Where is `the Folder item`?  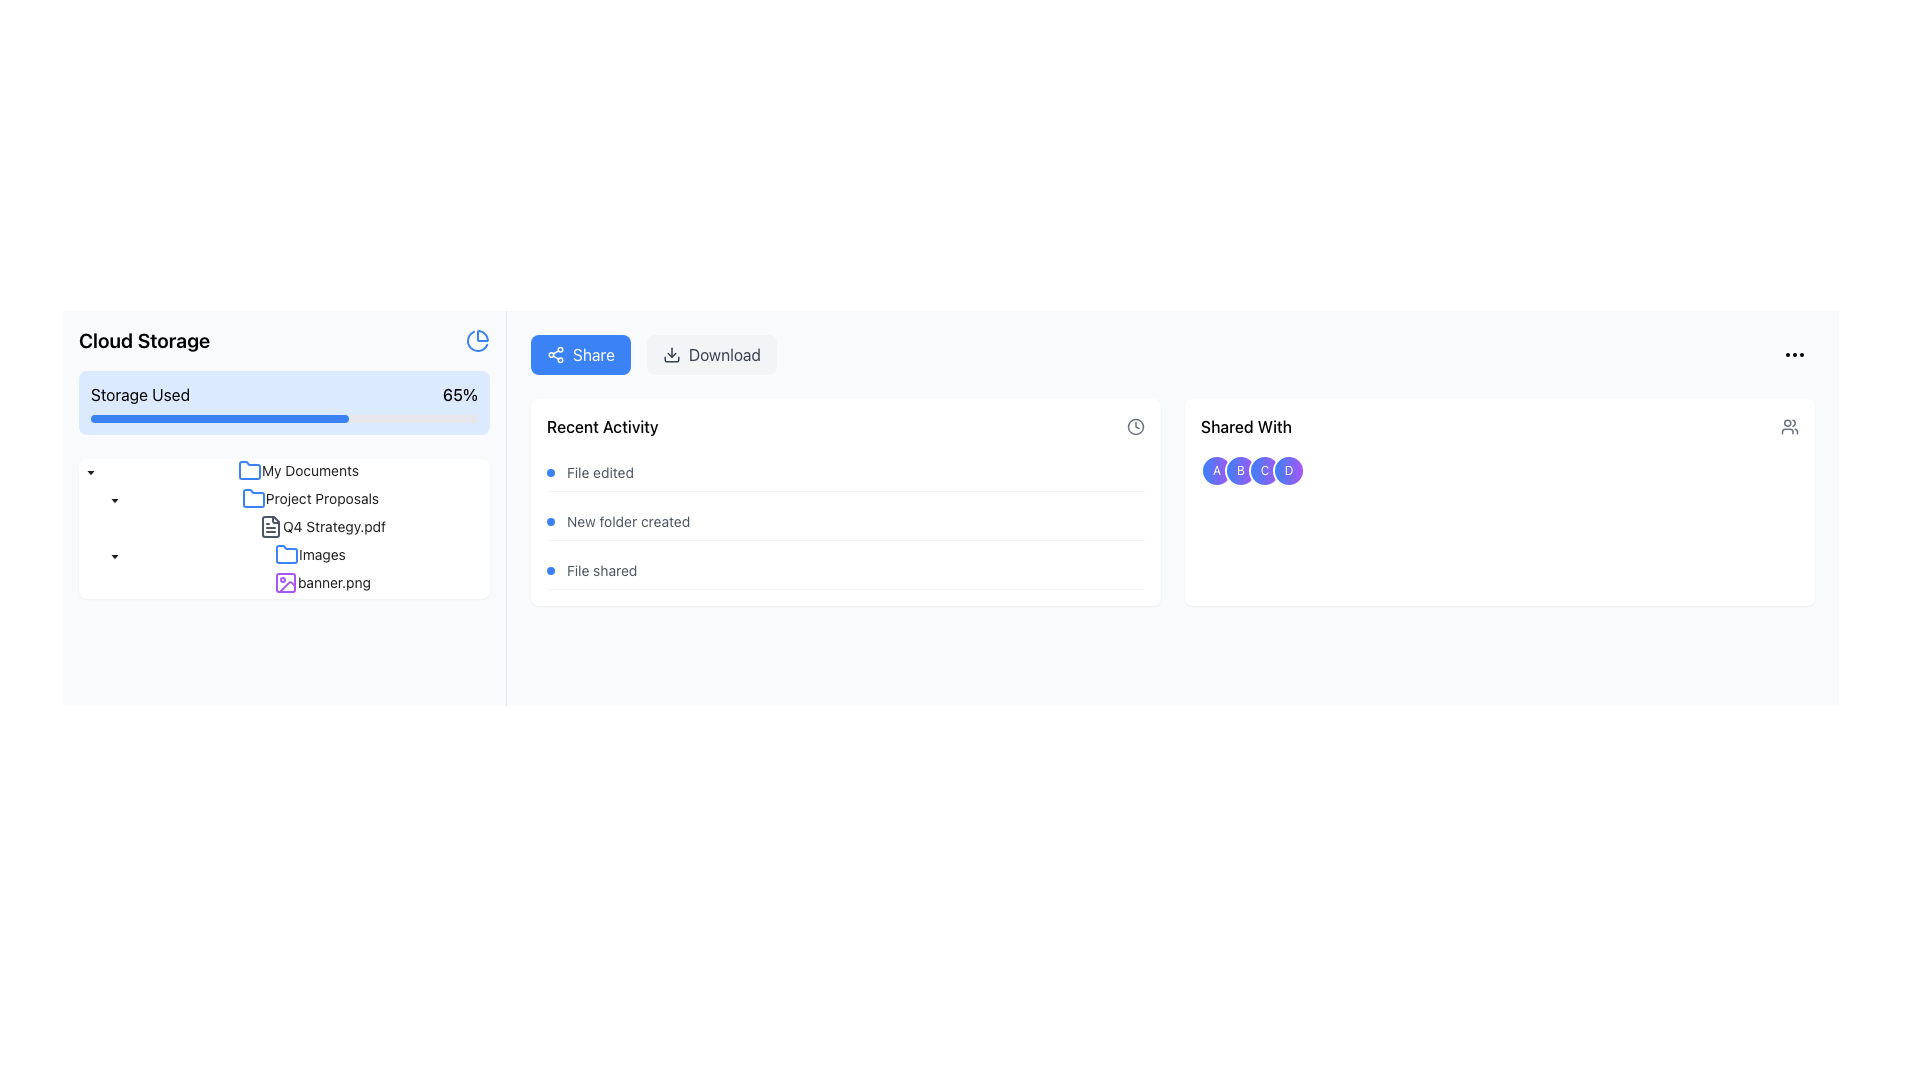
the Folder item is located at coordinates (283, 497).